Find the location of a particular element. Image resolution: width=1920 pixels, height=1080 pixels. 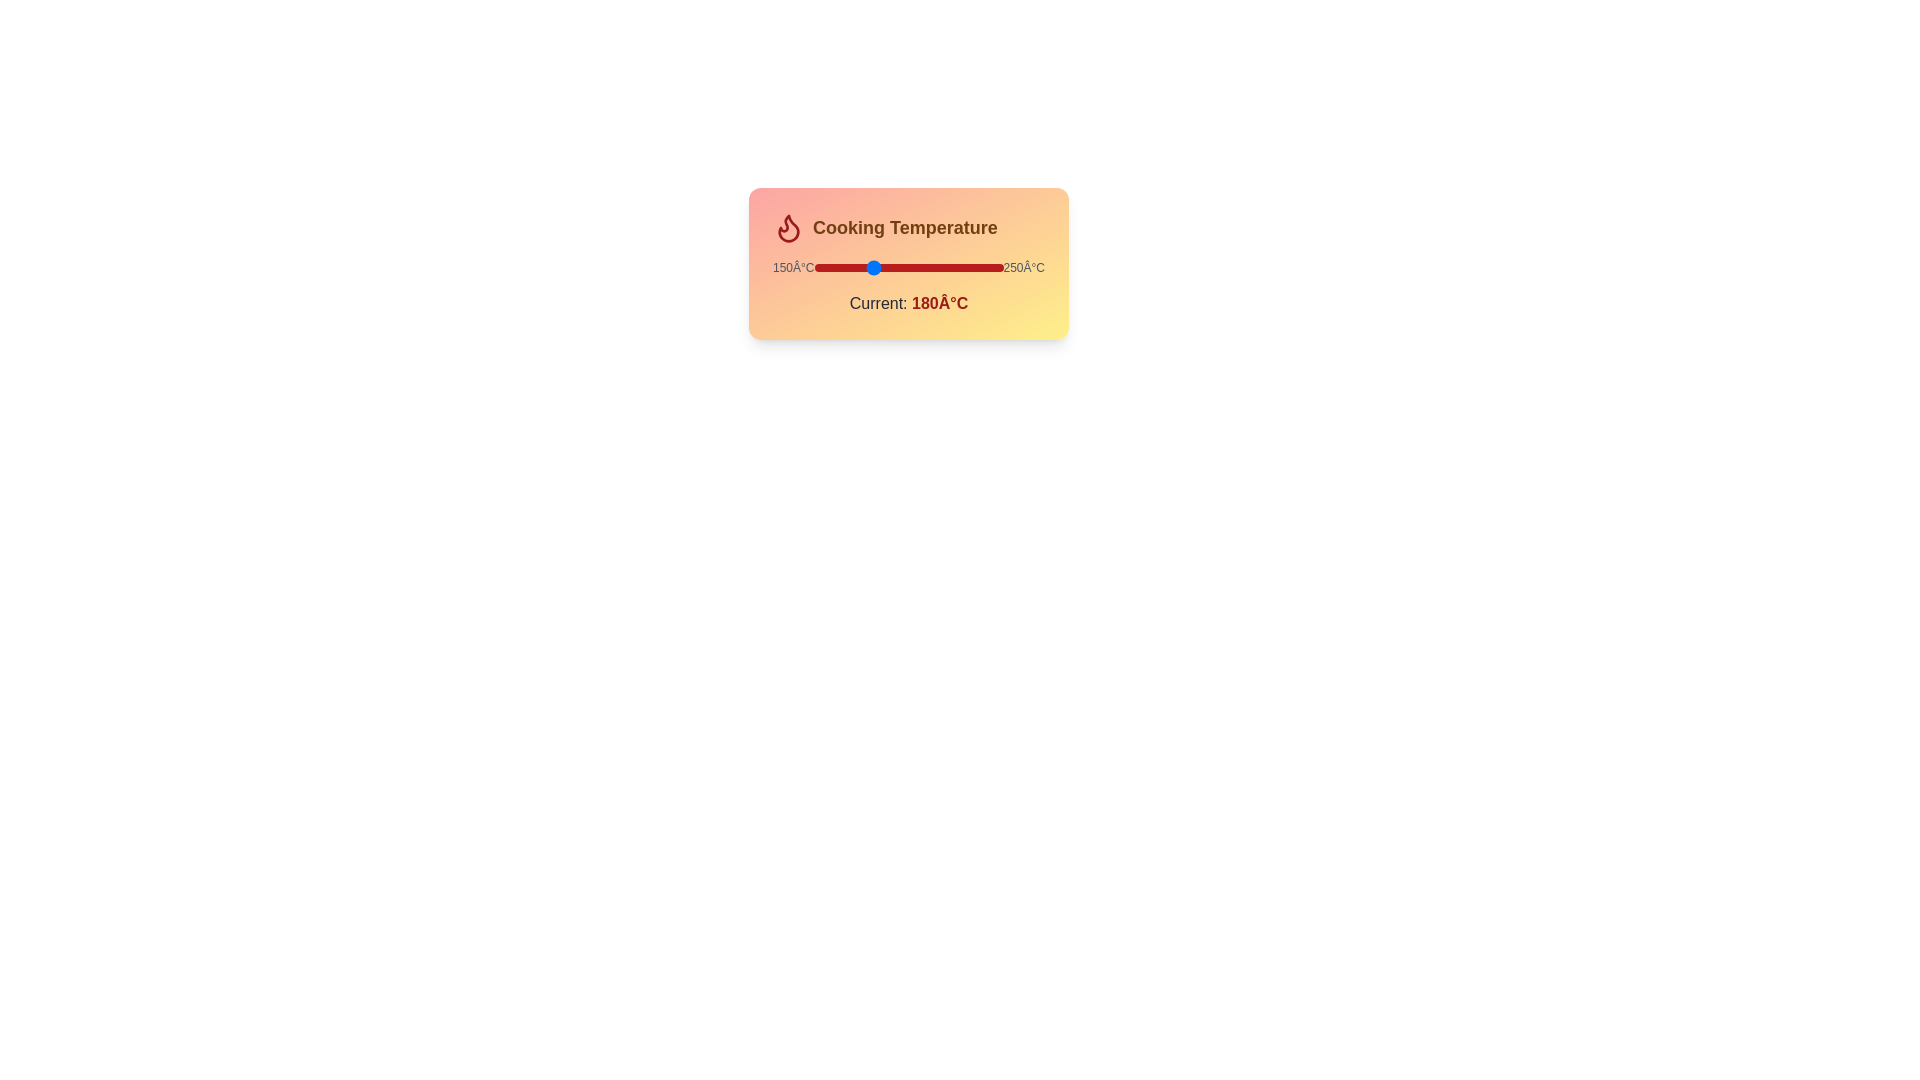

the temperature slider to set the temperature to 211°C is located at coordinates (928, 266).